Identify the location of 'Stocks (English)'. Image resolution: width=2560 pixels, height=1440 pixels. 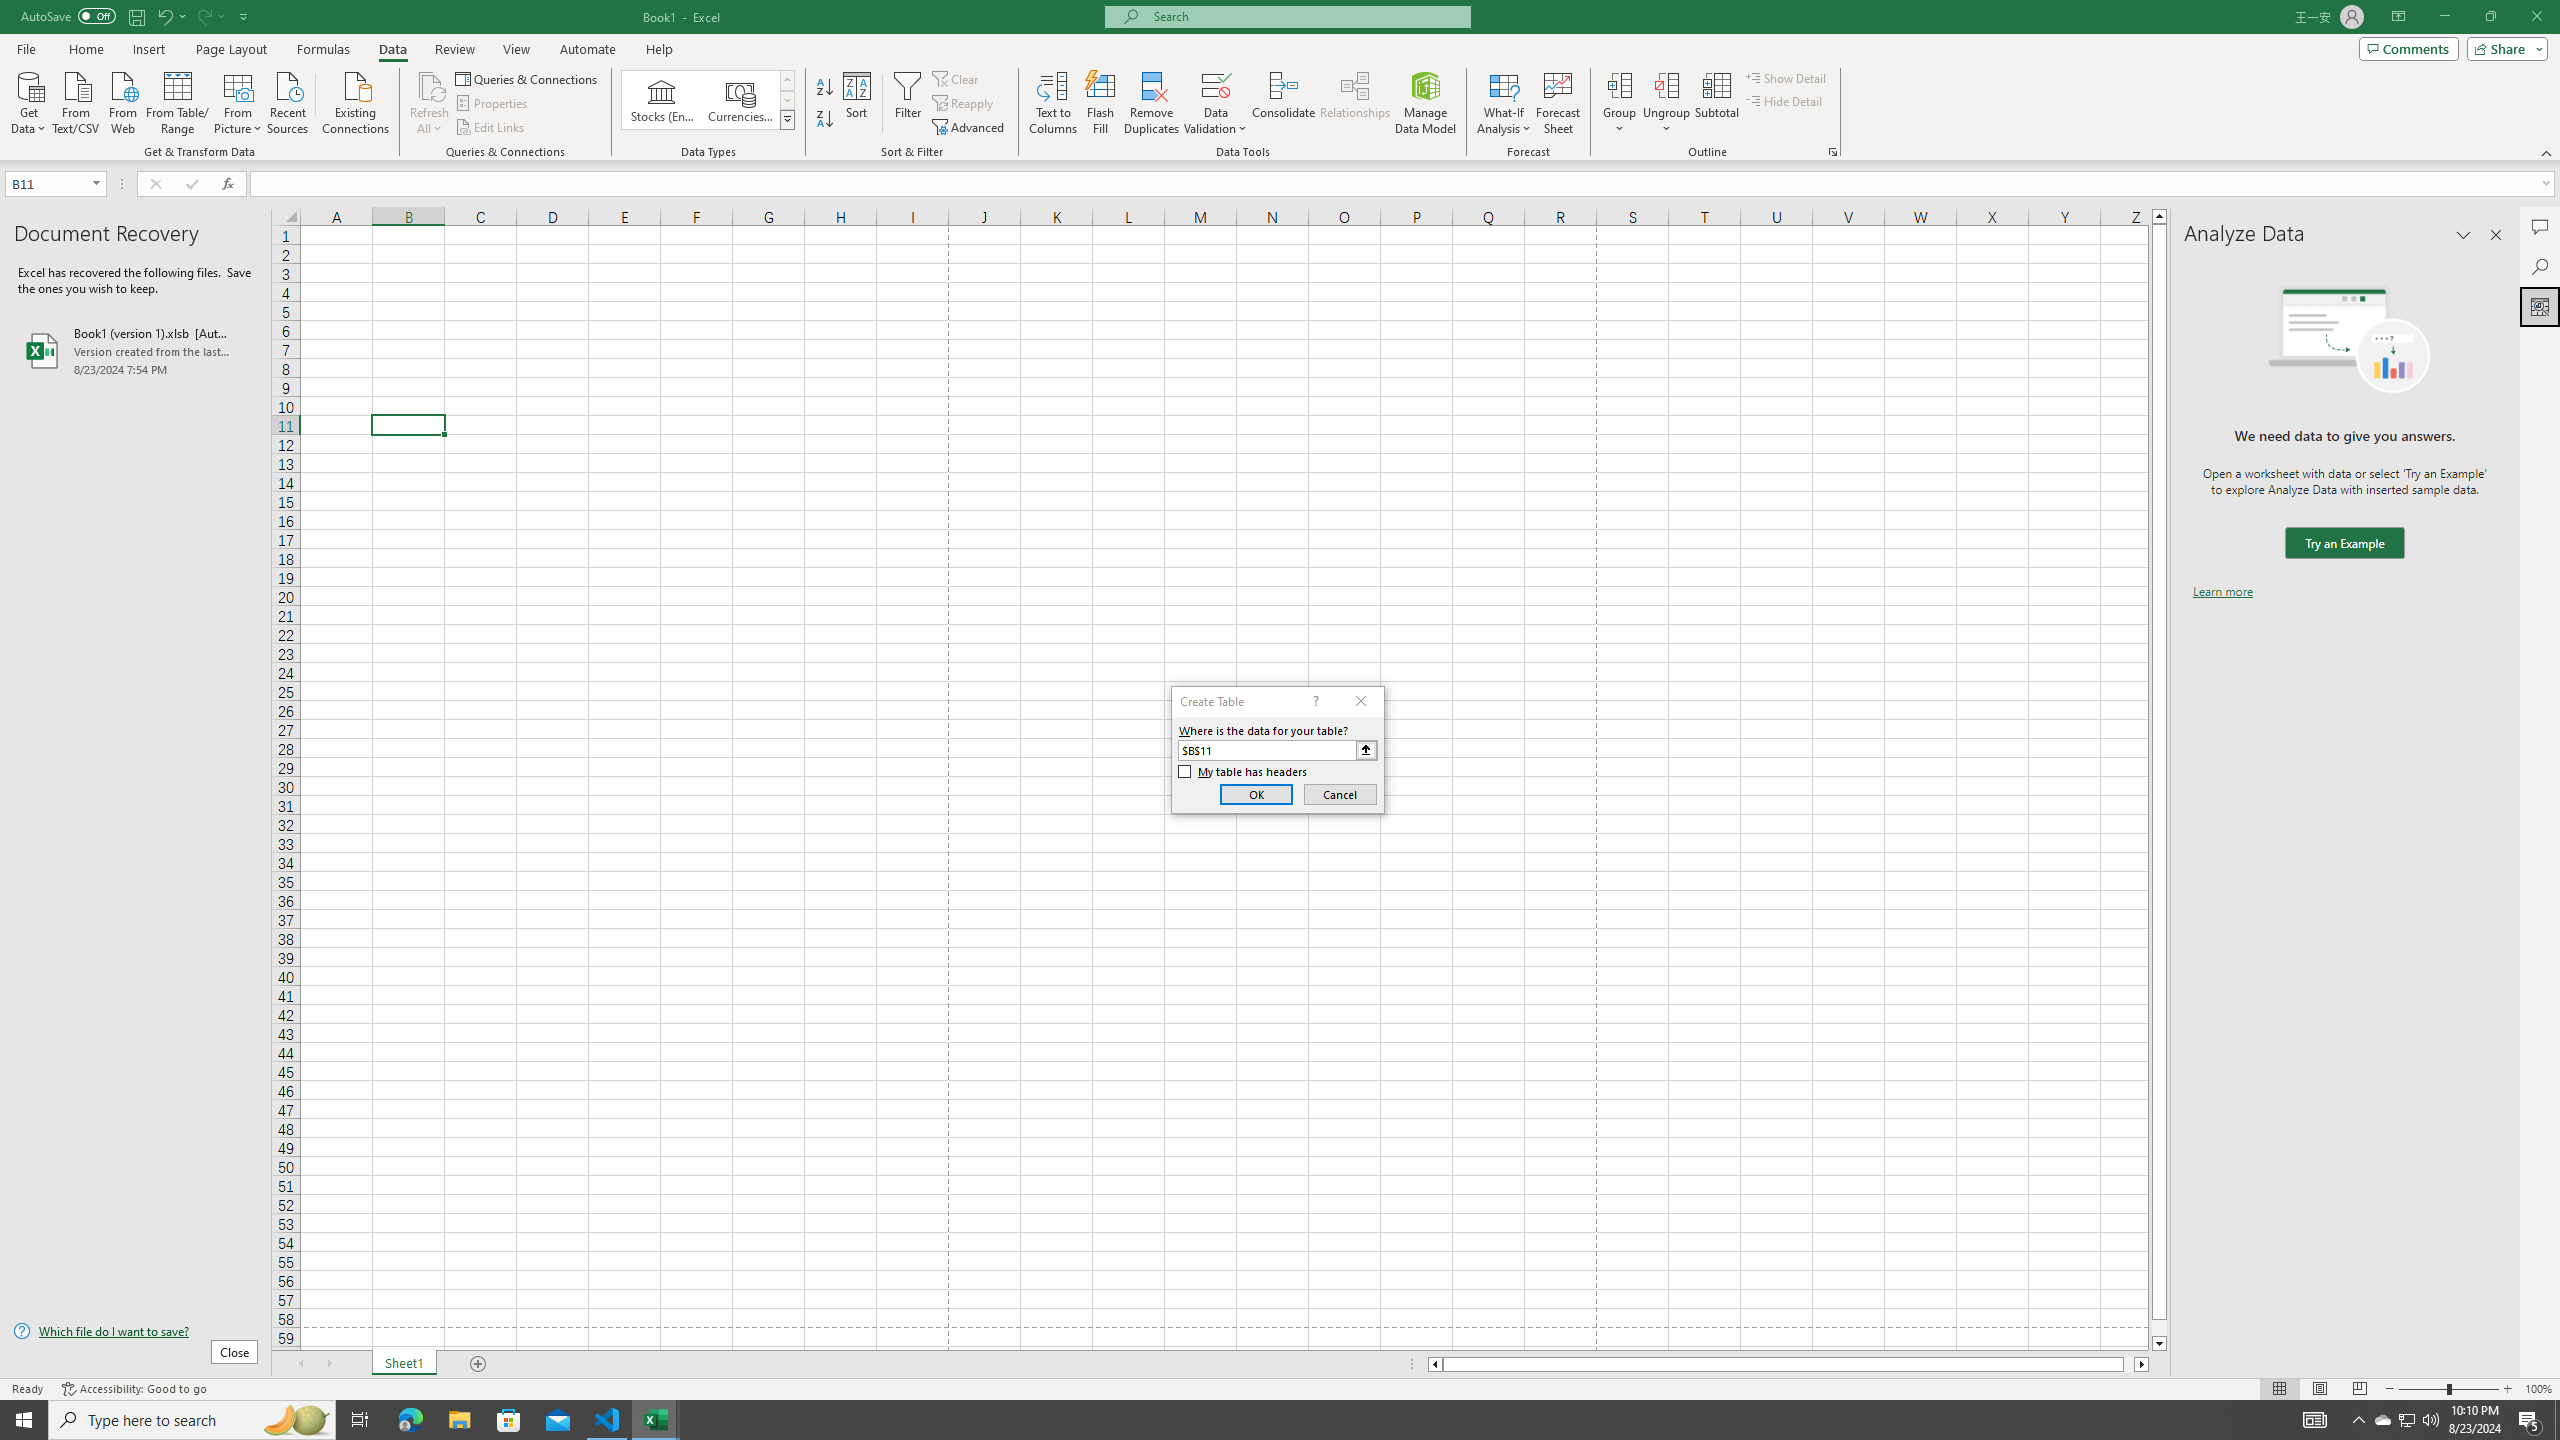
(660, 99).